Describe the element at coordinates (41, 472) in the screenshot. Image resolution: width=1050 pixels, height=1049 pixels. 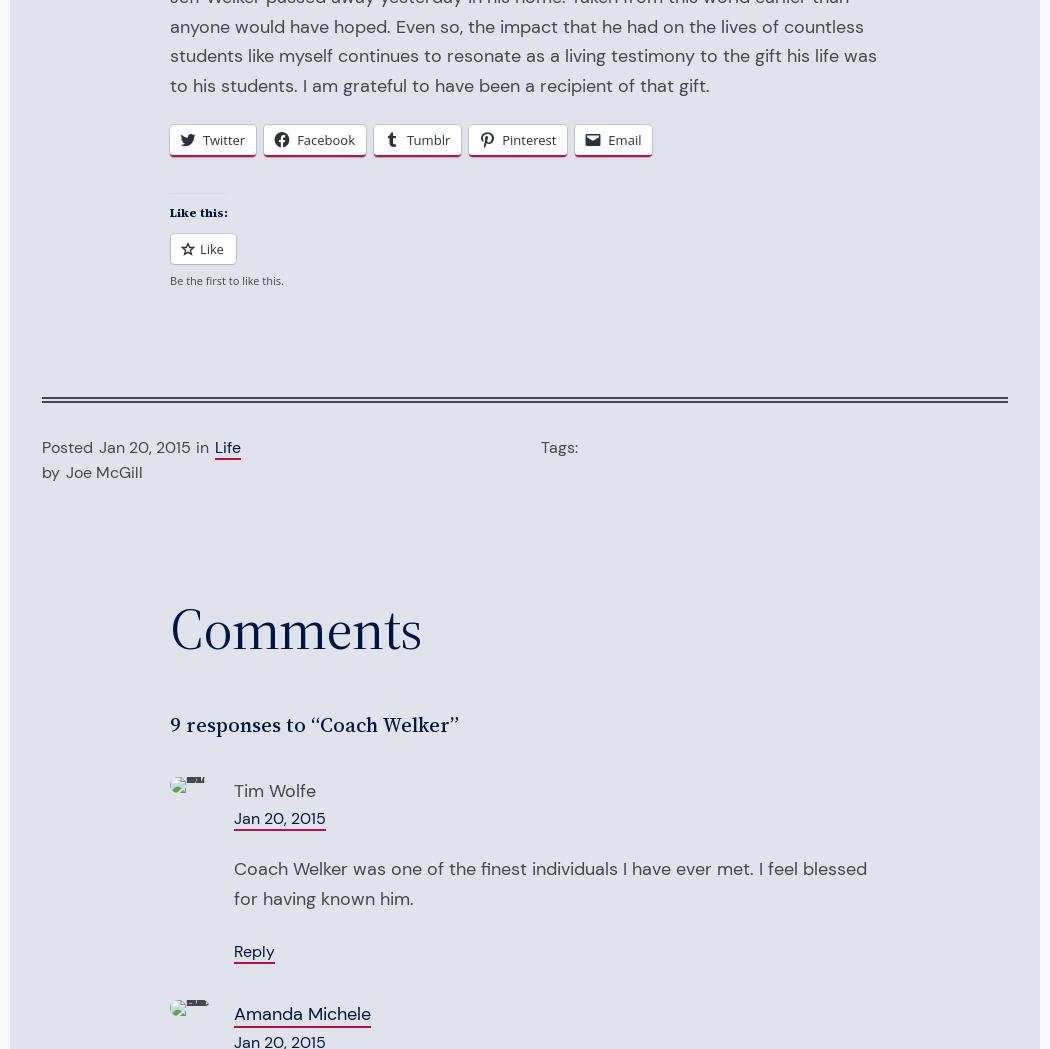
I see `'by'` at that location.